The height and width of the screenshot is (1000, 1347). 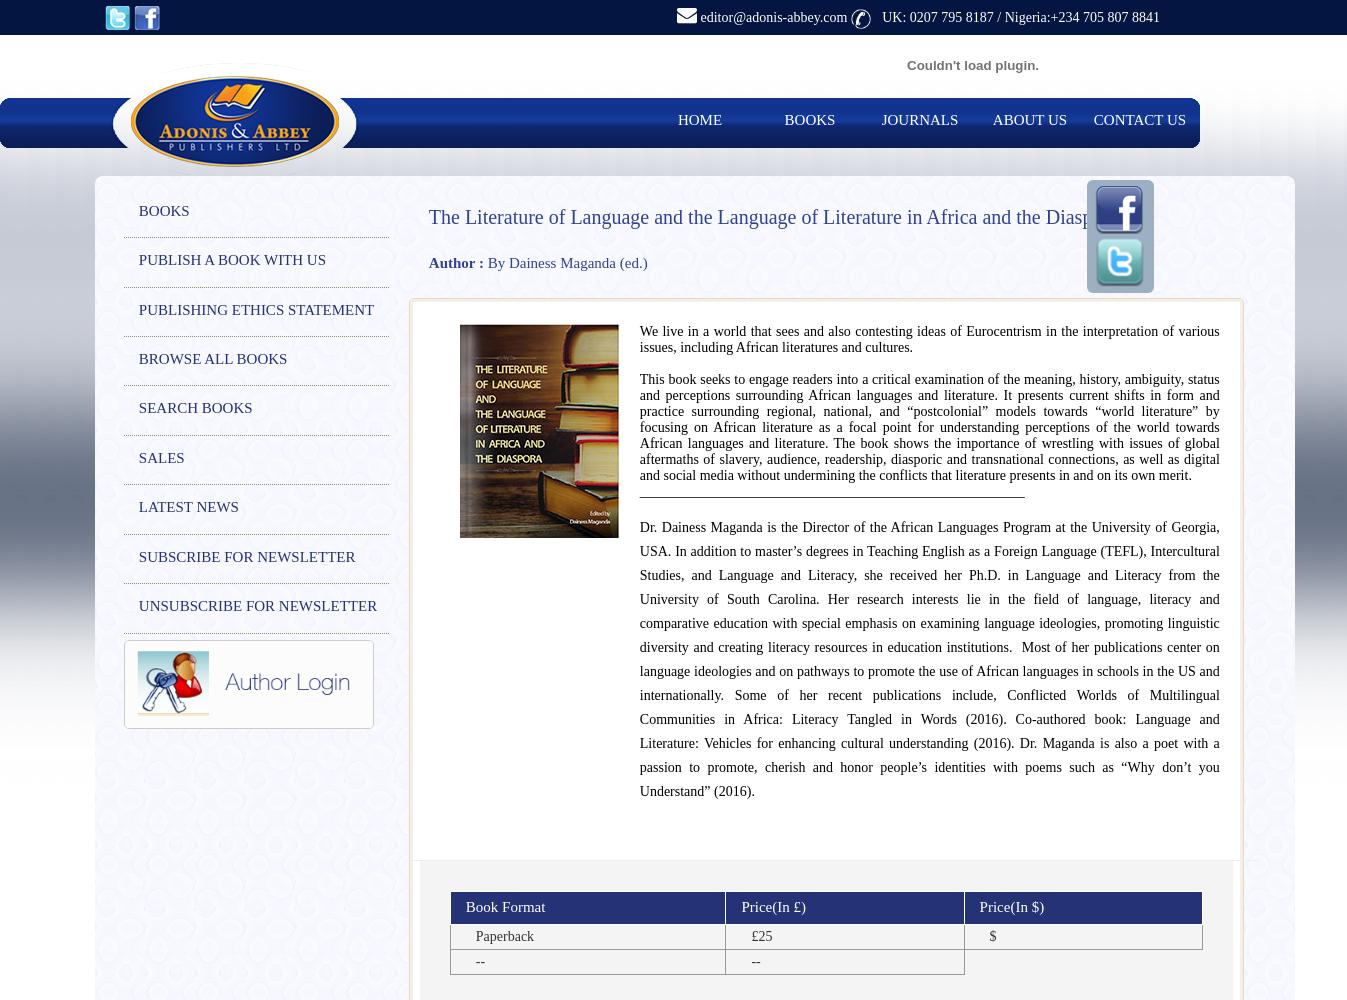 I want to click on 'editor@adonis-abbey.com', so click(x=771, y=17).